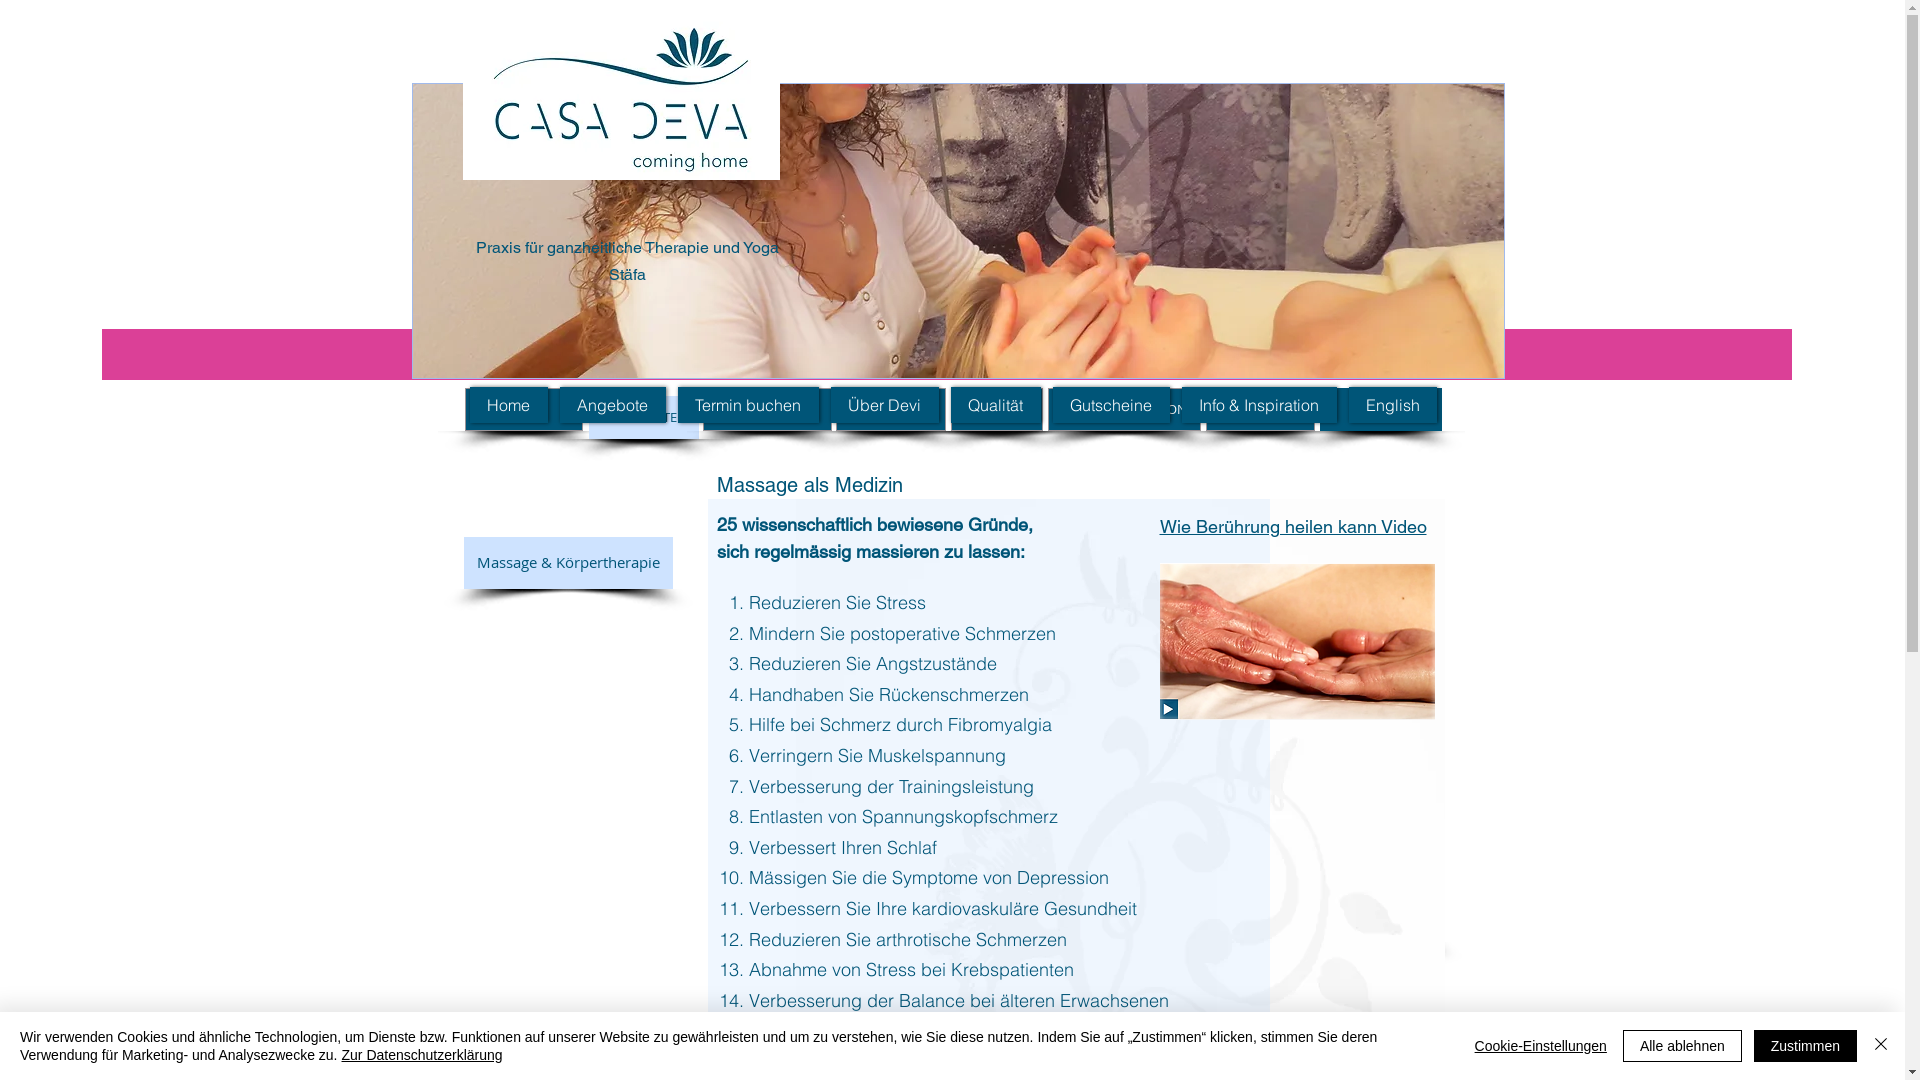  I want to click on 'English', so click(1348, 405).